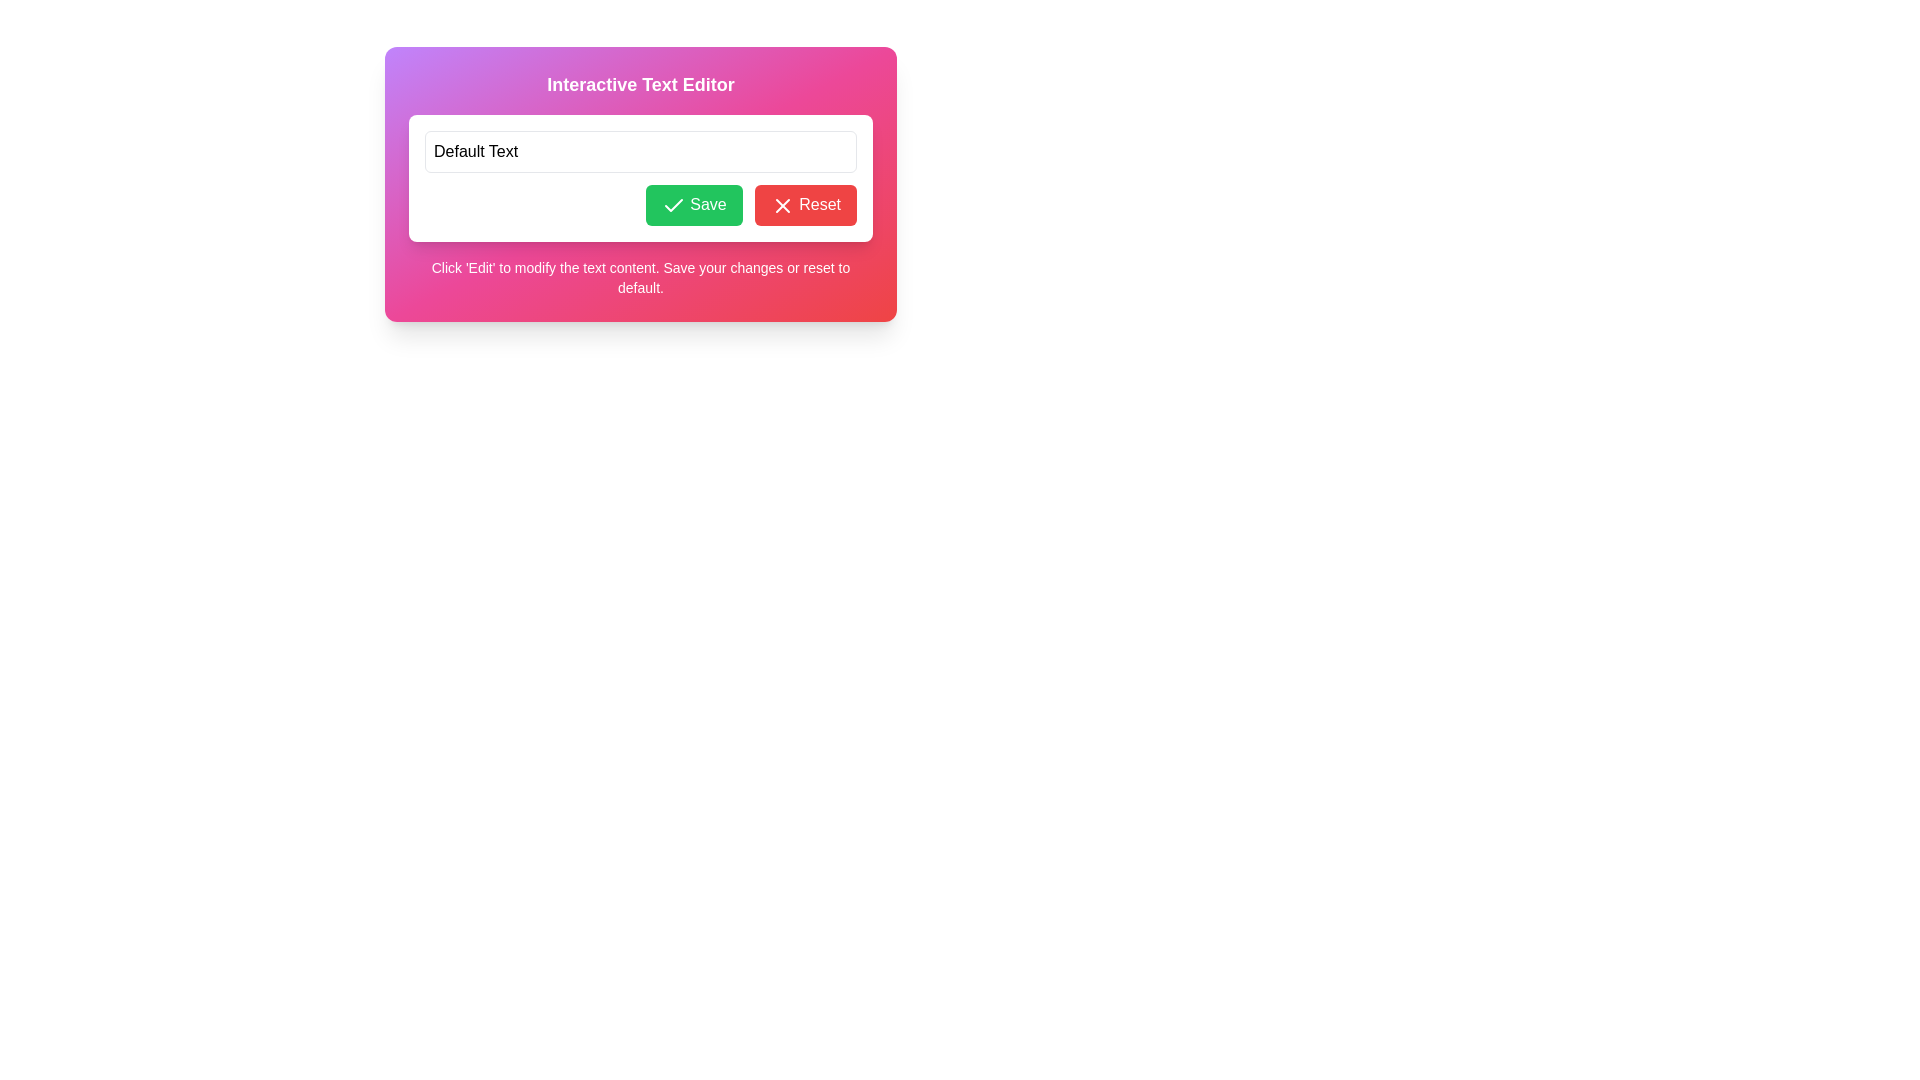 This screenshot has width=1920, height=1080. Describe the element at coordinates (781, 205) in the screenshot. I see `the cross icon on the far-right side of the 'Reset' button` at that location.